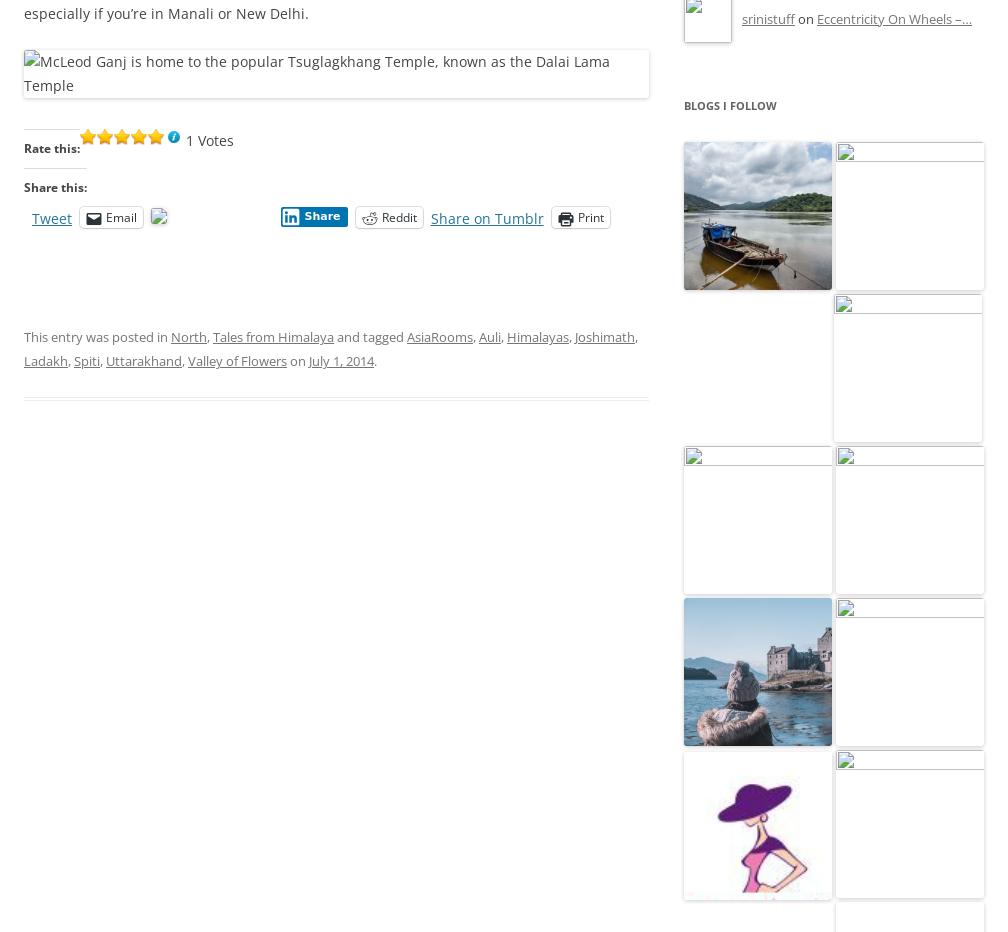  I want to click on 'Tweet', so click(31, 218).